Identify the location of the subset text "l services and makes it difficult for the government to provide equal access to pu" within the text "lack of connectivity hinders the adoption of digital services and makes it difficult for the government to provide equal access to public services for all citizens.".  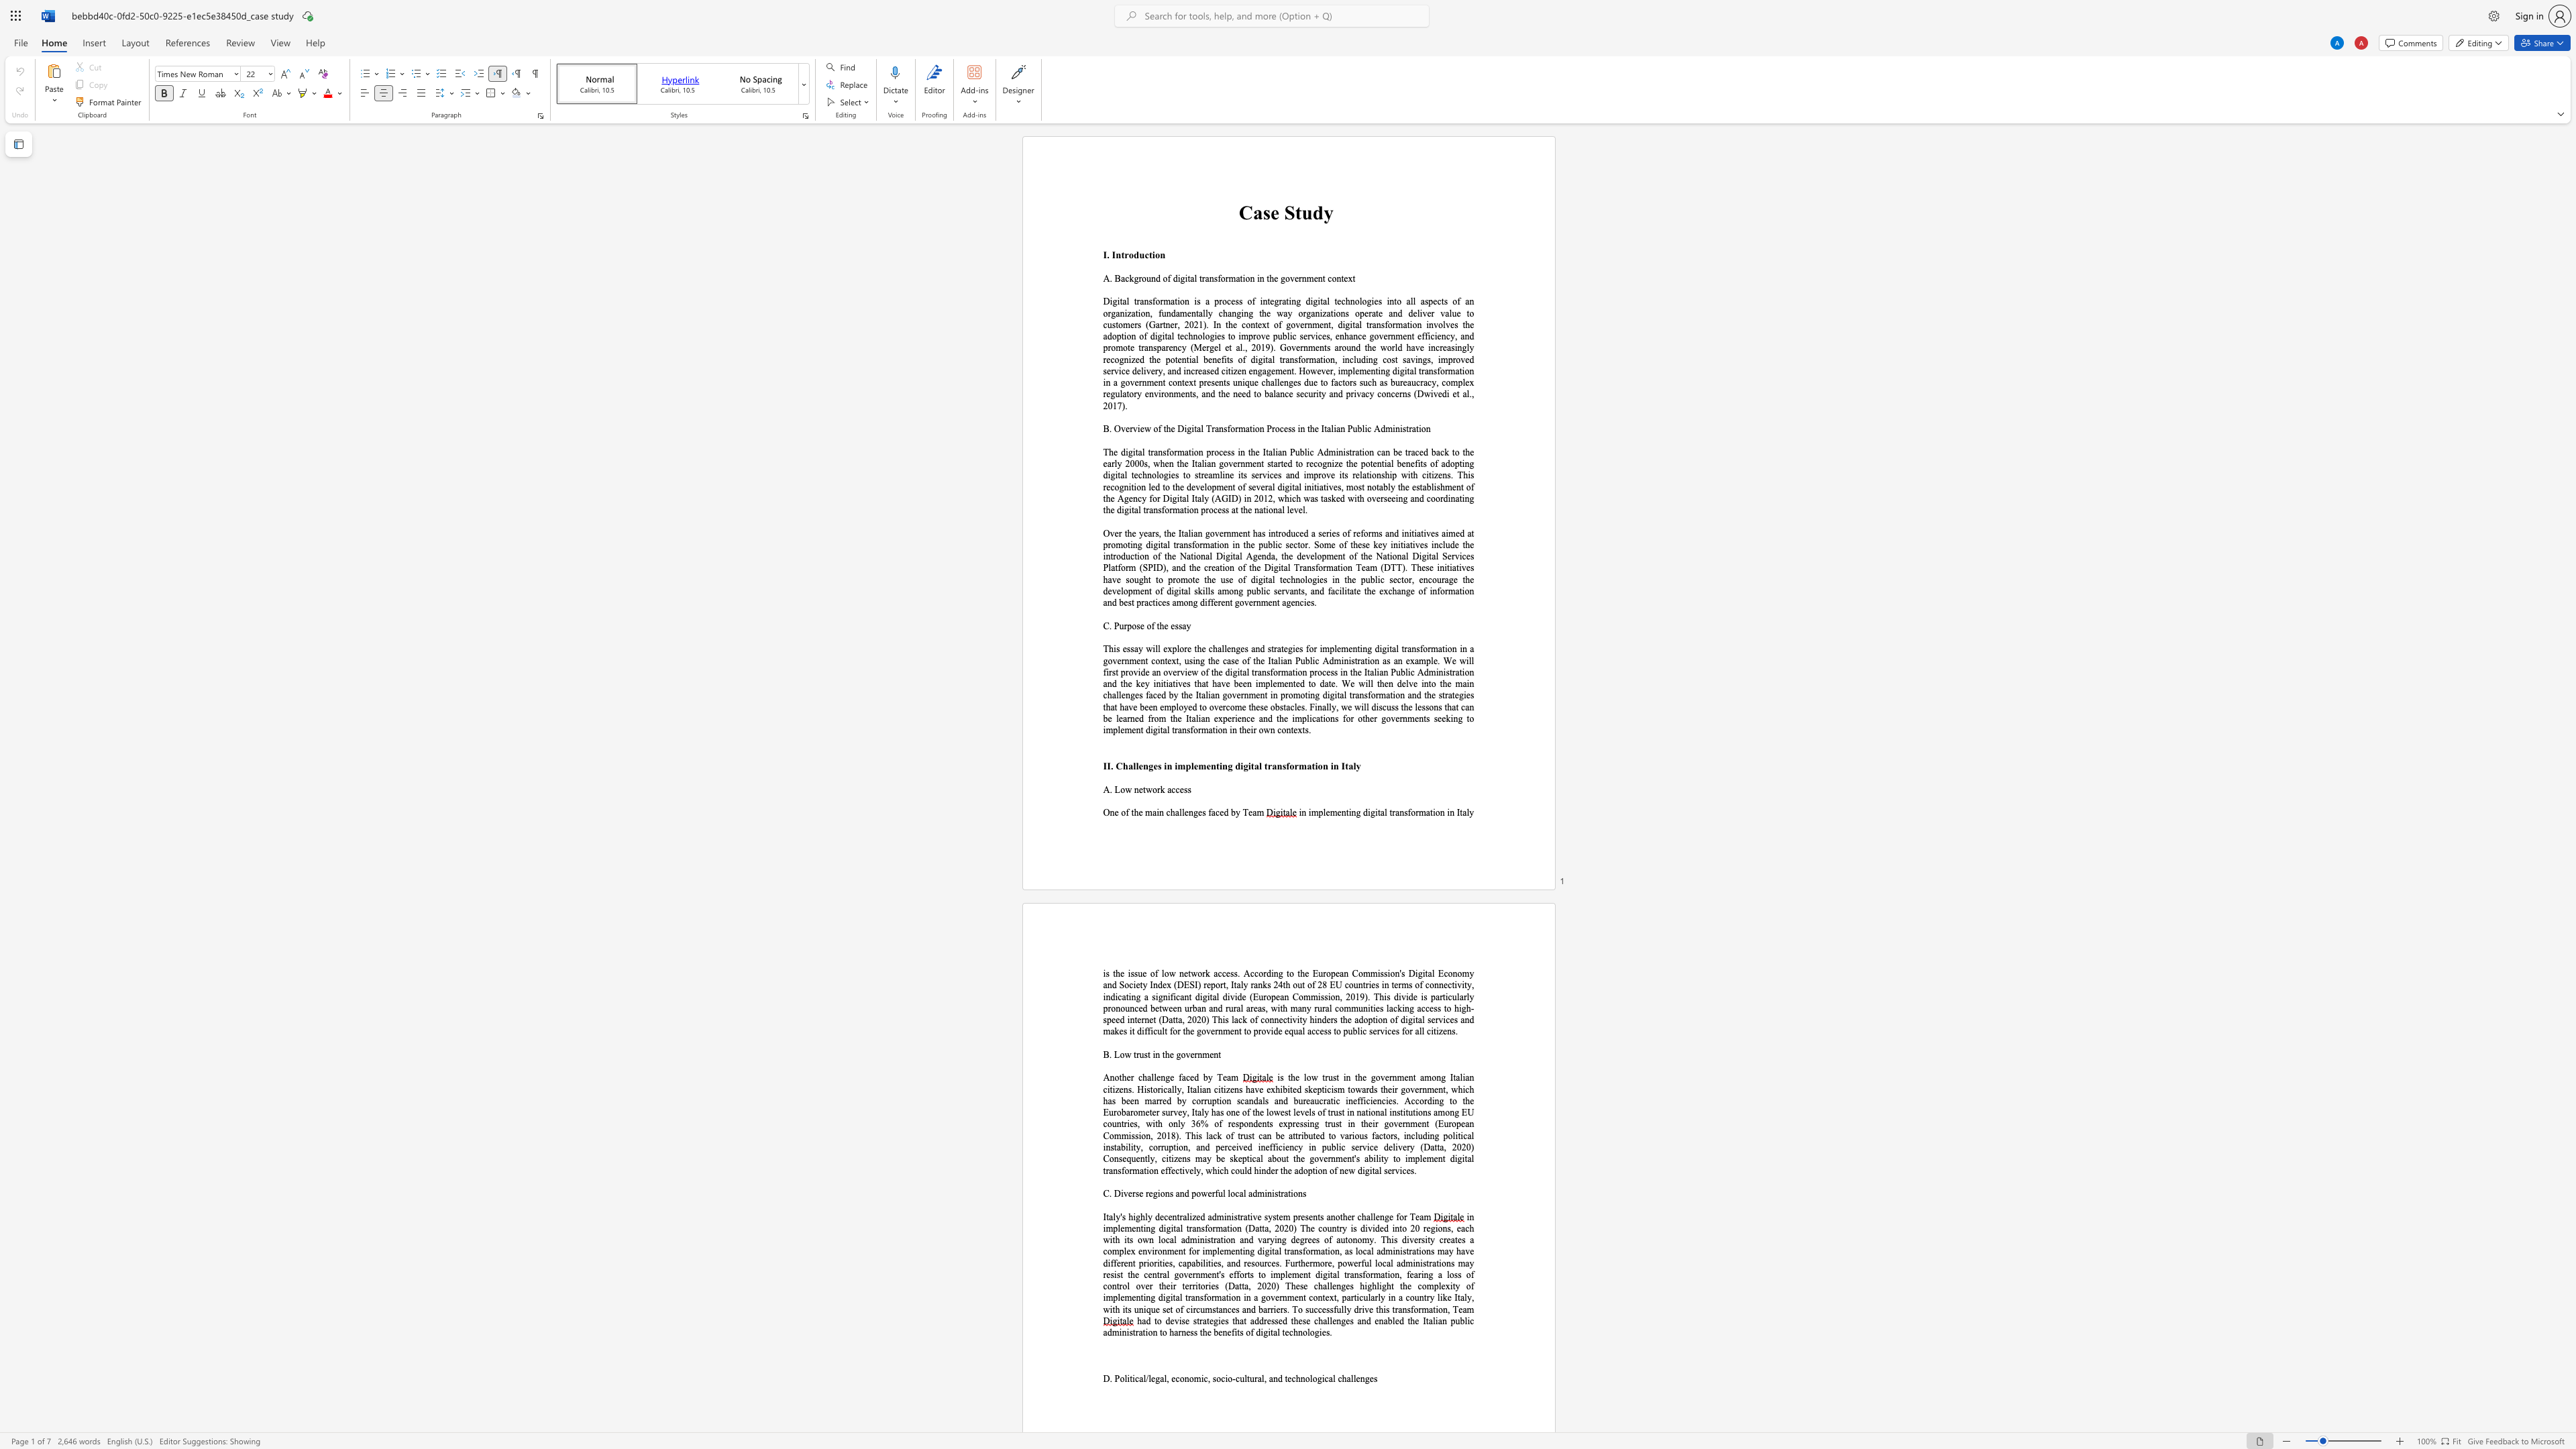
(1421, 1018).